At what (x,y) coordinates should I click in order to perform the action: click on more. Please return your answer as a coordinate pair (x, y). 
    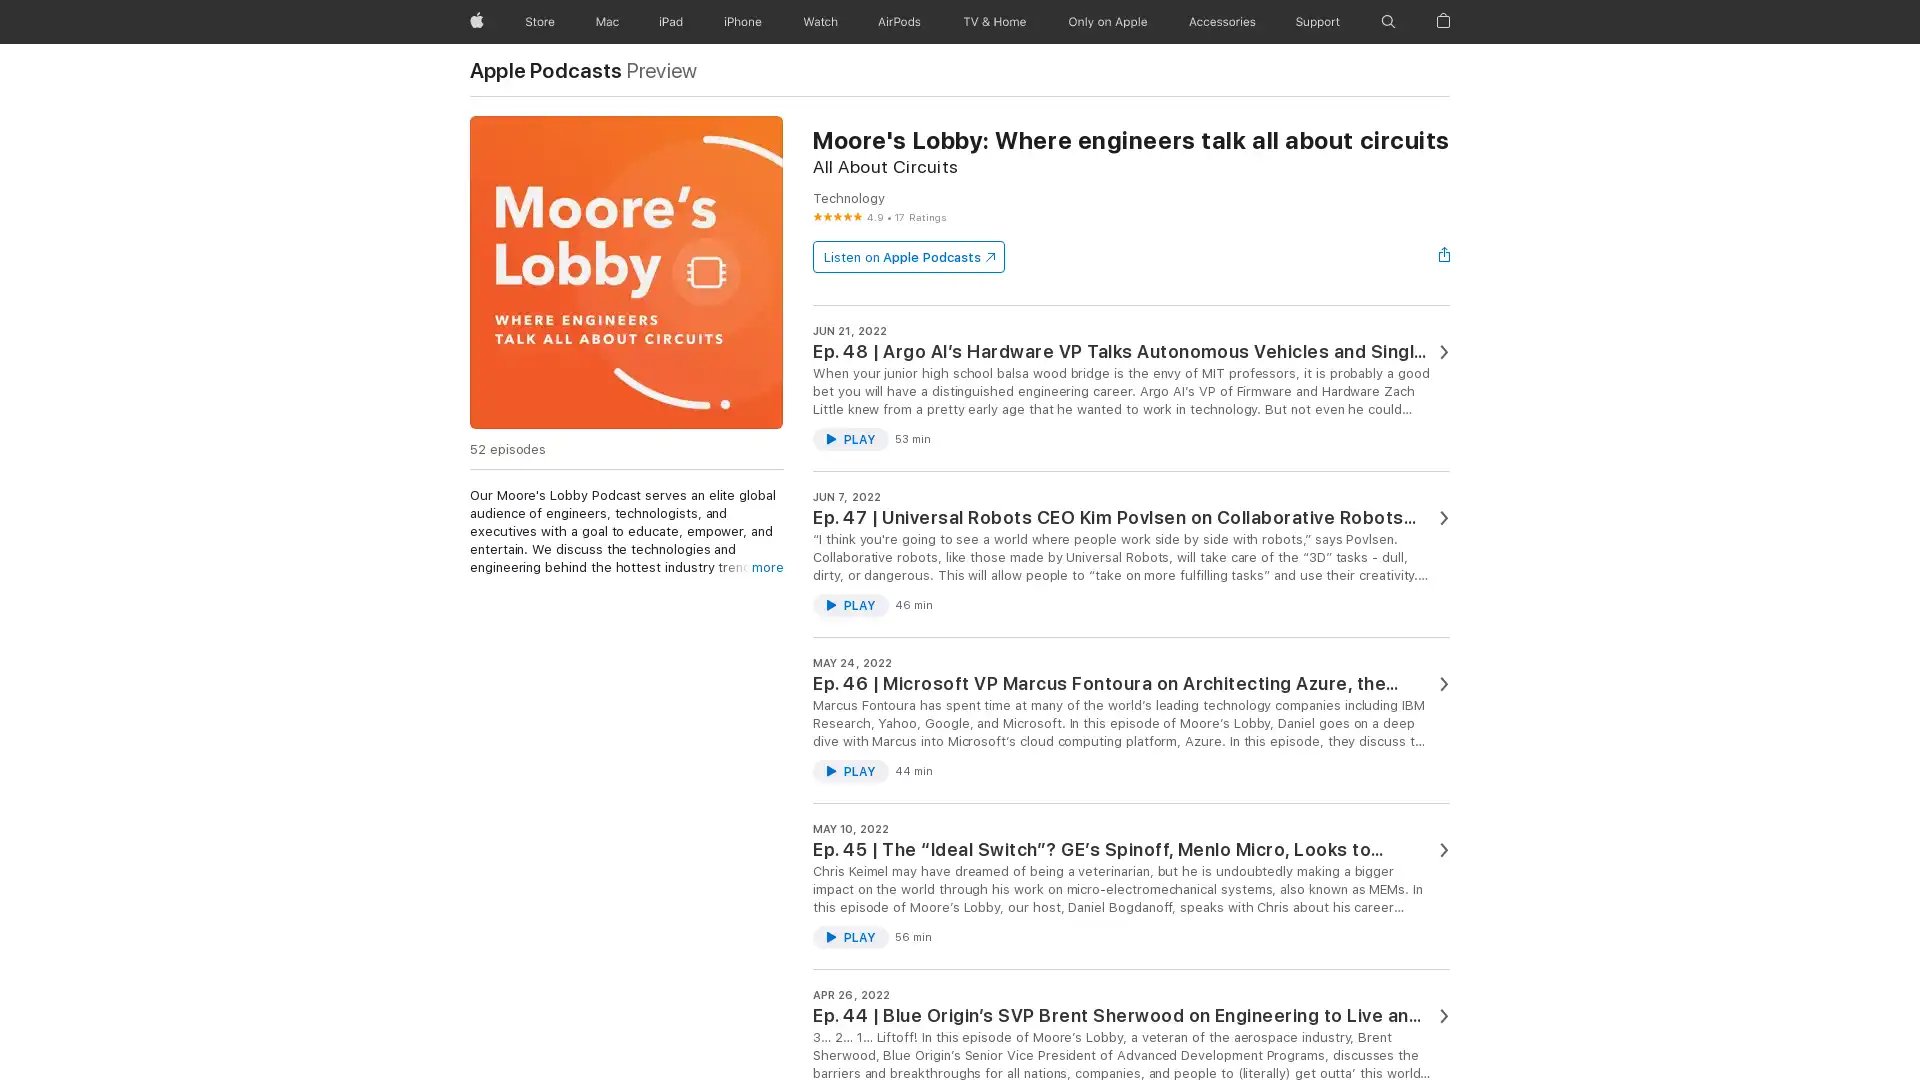
    Looking at the image, I should click on (766, 567).